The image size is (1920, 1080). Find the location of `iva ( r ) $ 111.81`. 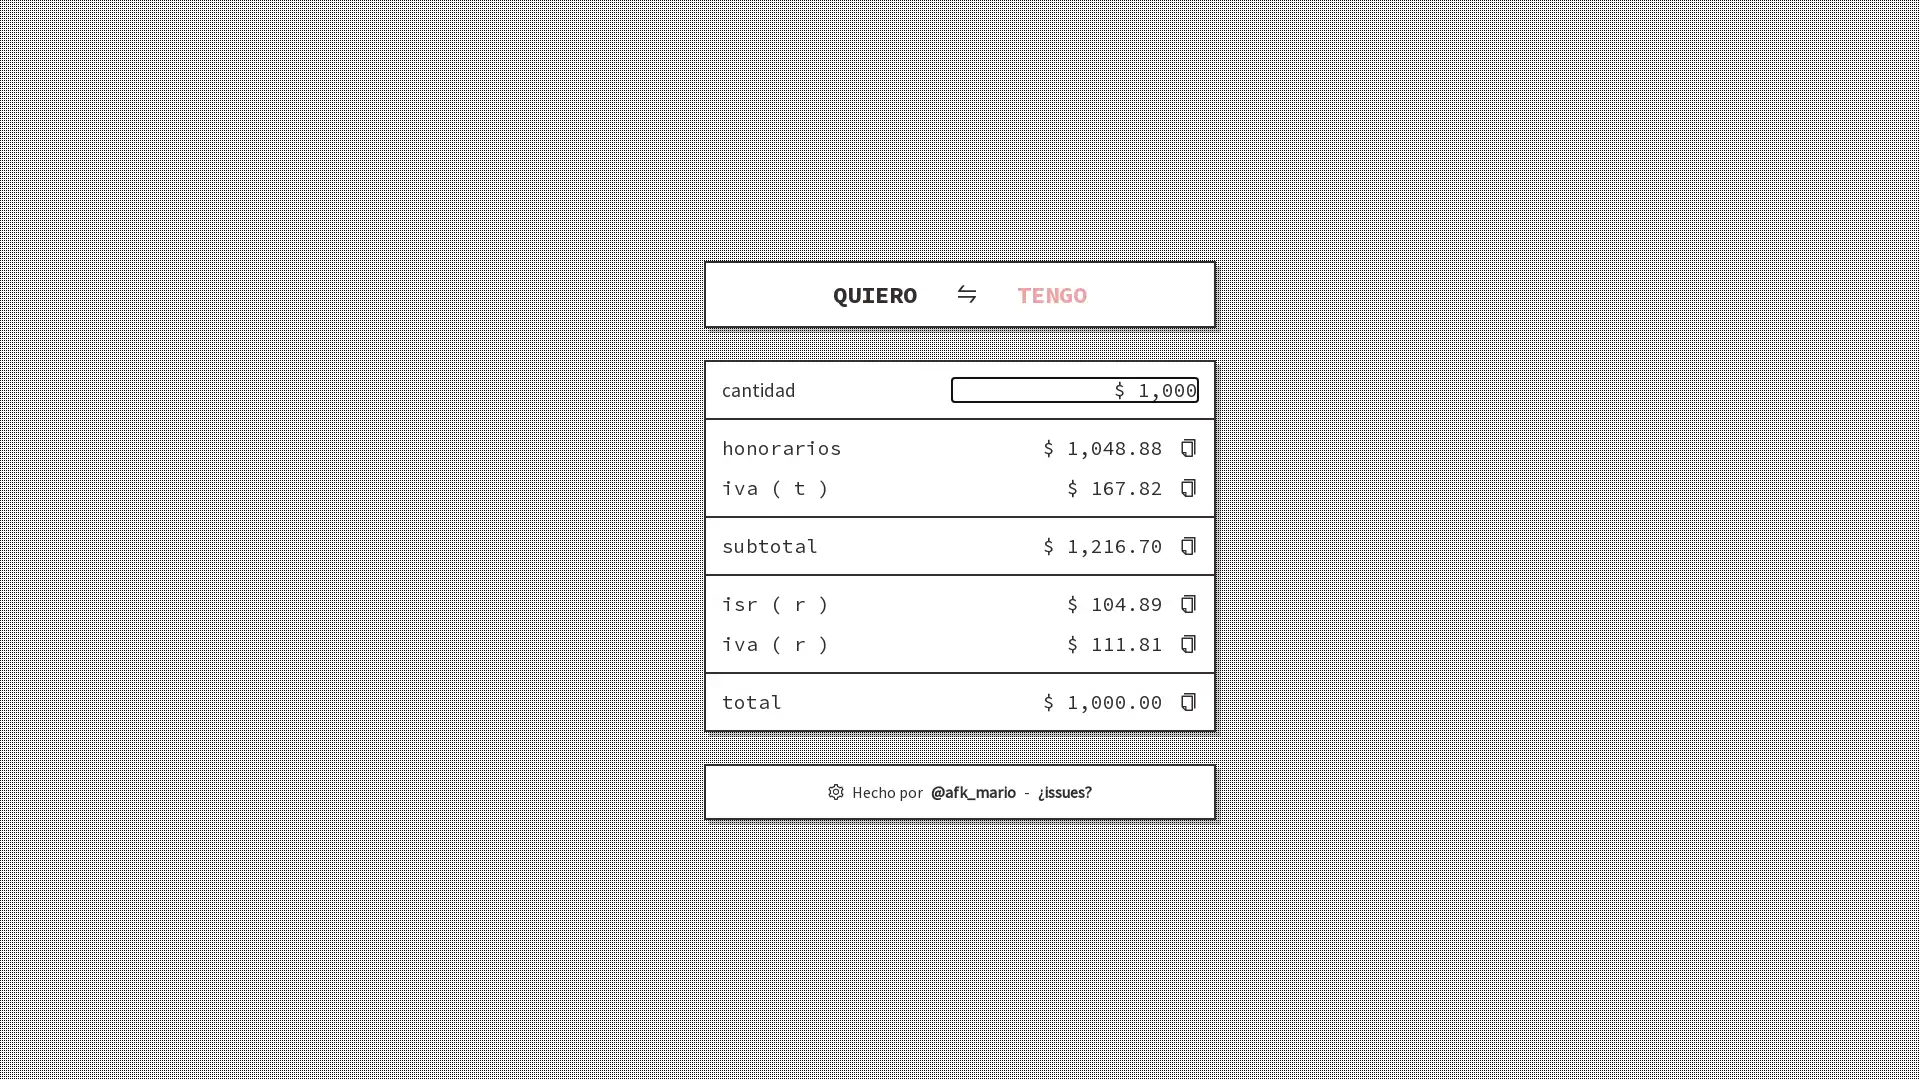

iva ( r ) $ 111.81 is located at coordinates (960, 643).